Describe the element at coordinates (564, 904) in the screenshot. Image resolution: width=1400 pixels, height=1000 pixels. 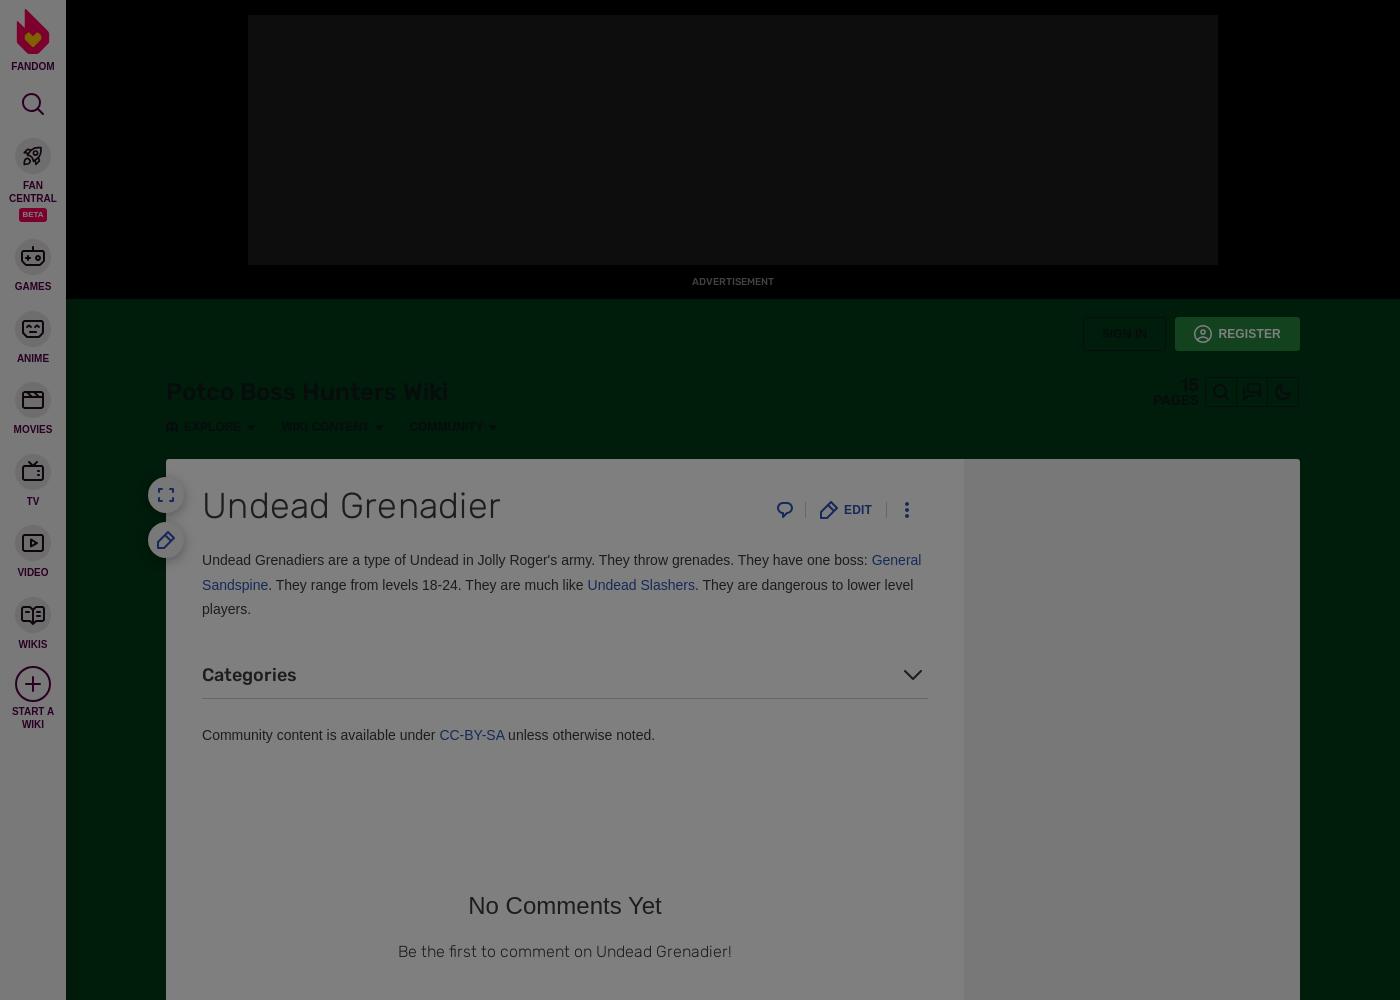
I see `'No Comments Yet'` at that location.